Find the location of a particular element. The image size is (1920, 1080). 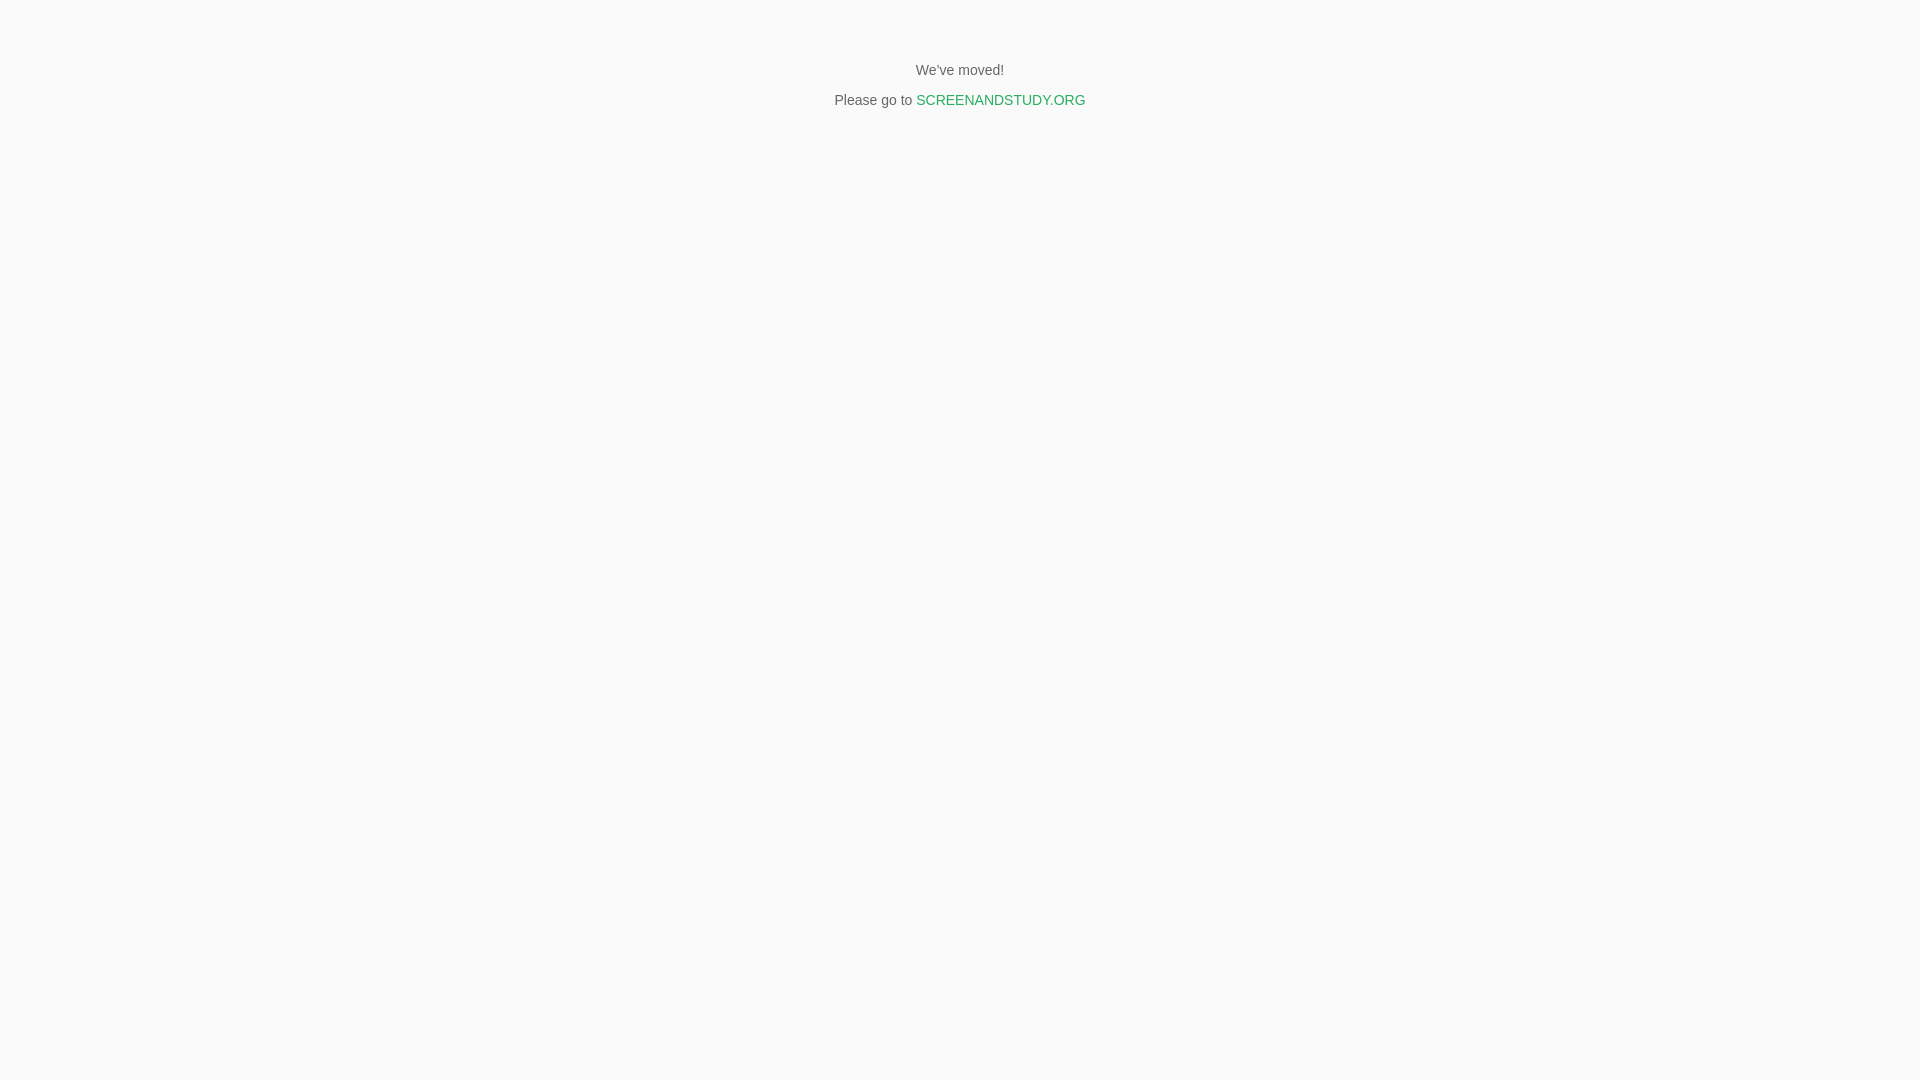

'SCREENANDSTUDY.ORG' is located at coordinates (998, 100).